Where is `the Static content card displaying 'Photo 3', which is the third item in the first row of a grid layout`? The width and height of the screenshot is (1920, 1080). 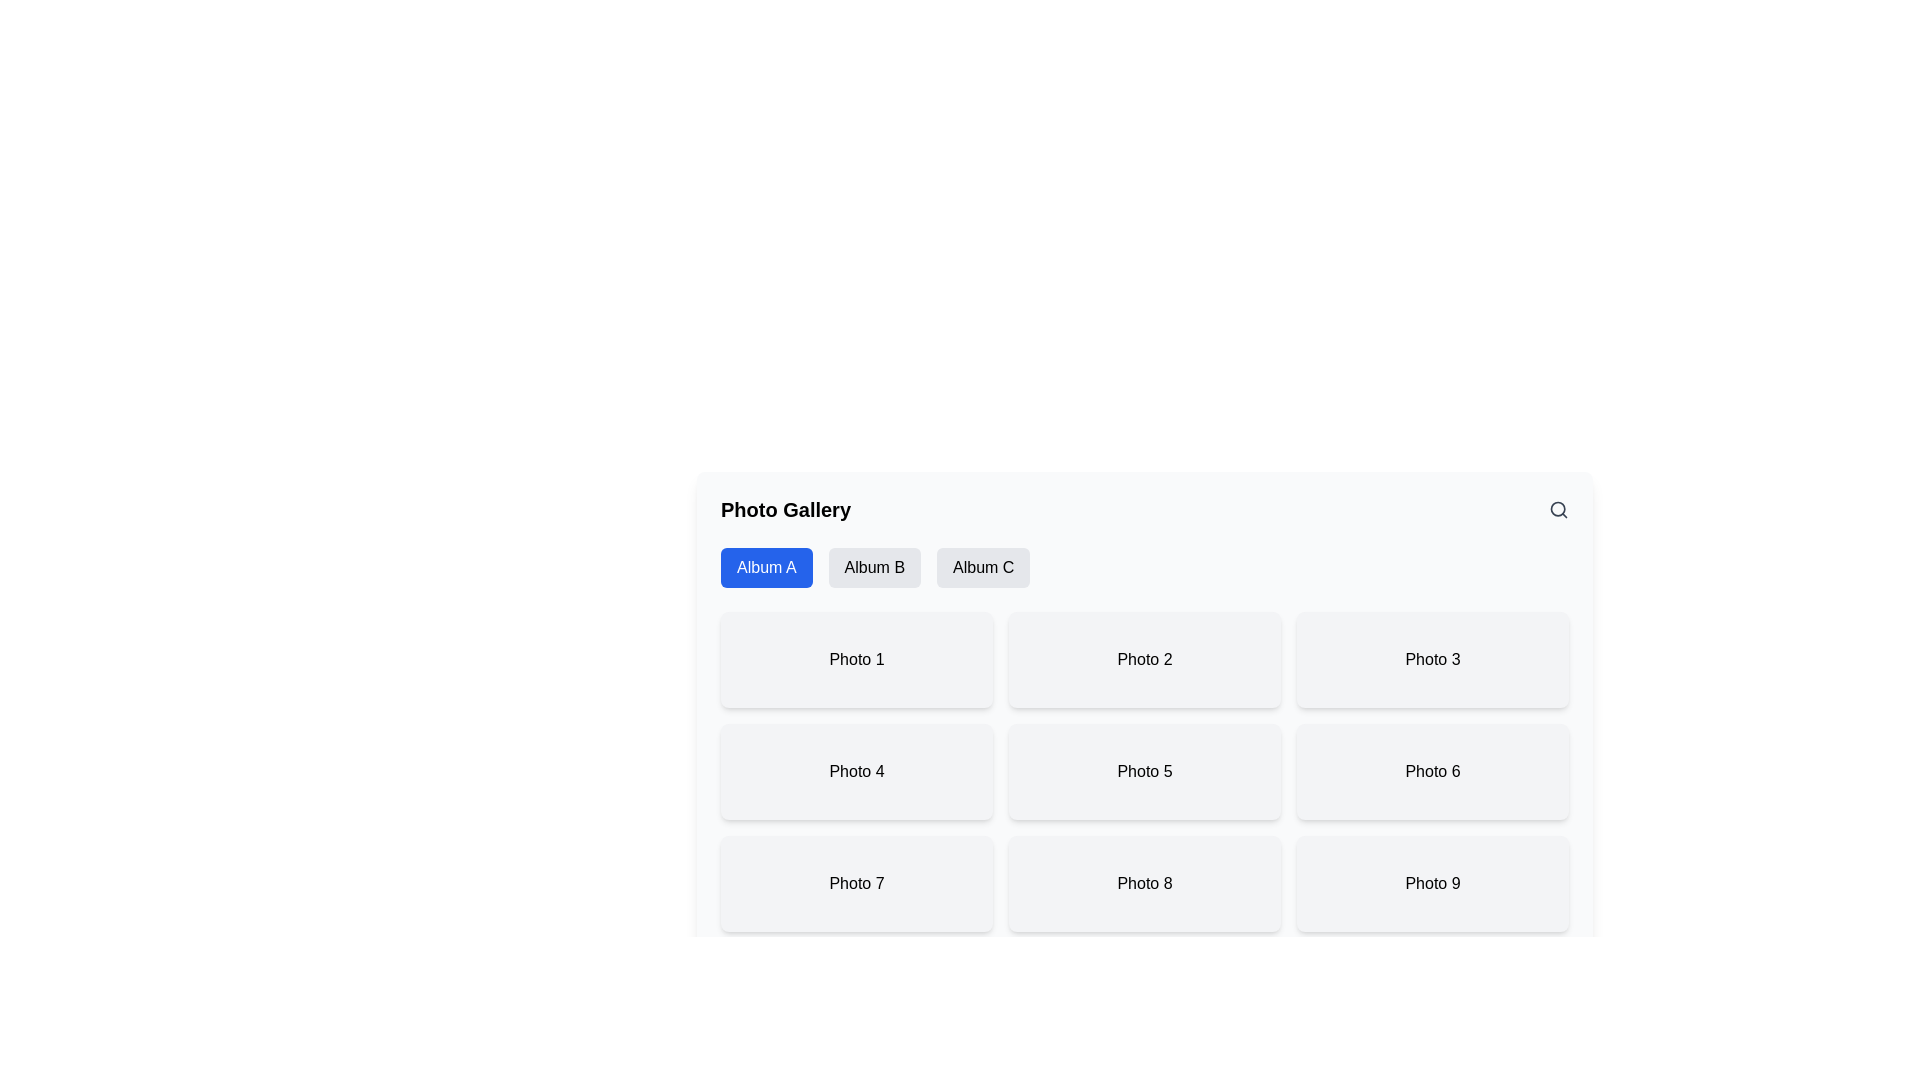
the Static content card displaying 'Photo 3', which is the third item in the first row of a grid layout is located at coordinates (1432, 659).